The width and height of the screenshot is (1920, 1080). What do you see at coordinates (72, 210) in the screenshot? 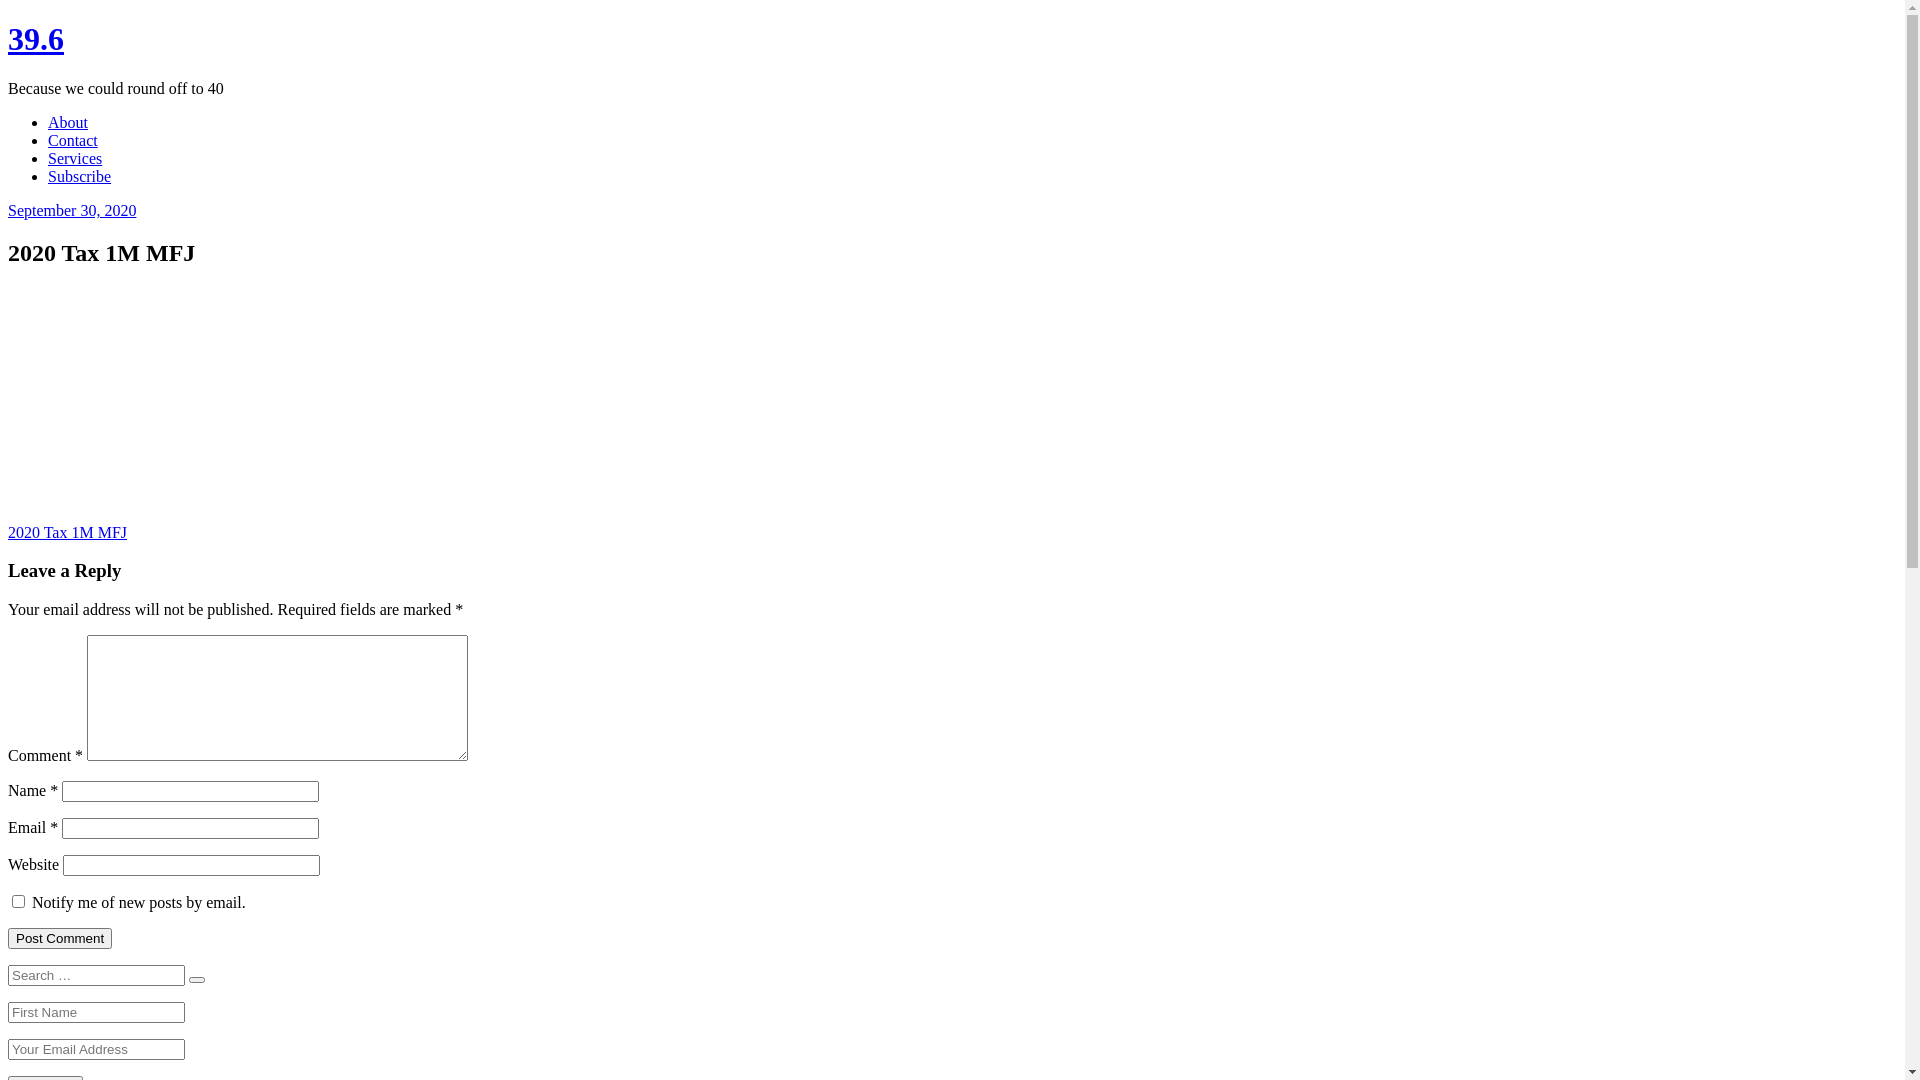
I see `'September 30, 2020'` at bounding box center [72, 210].